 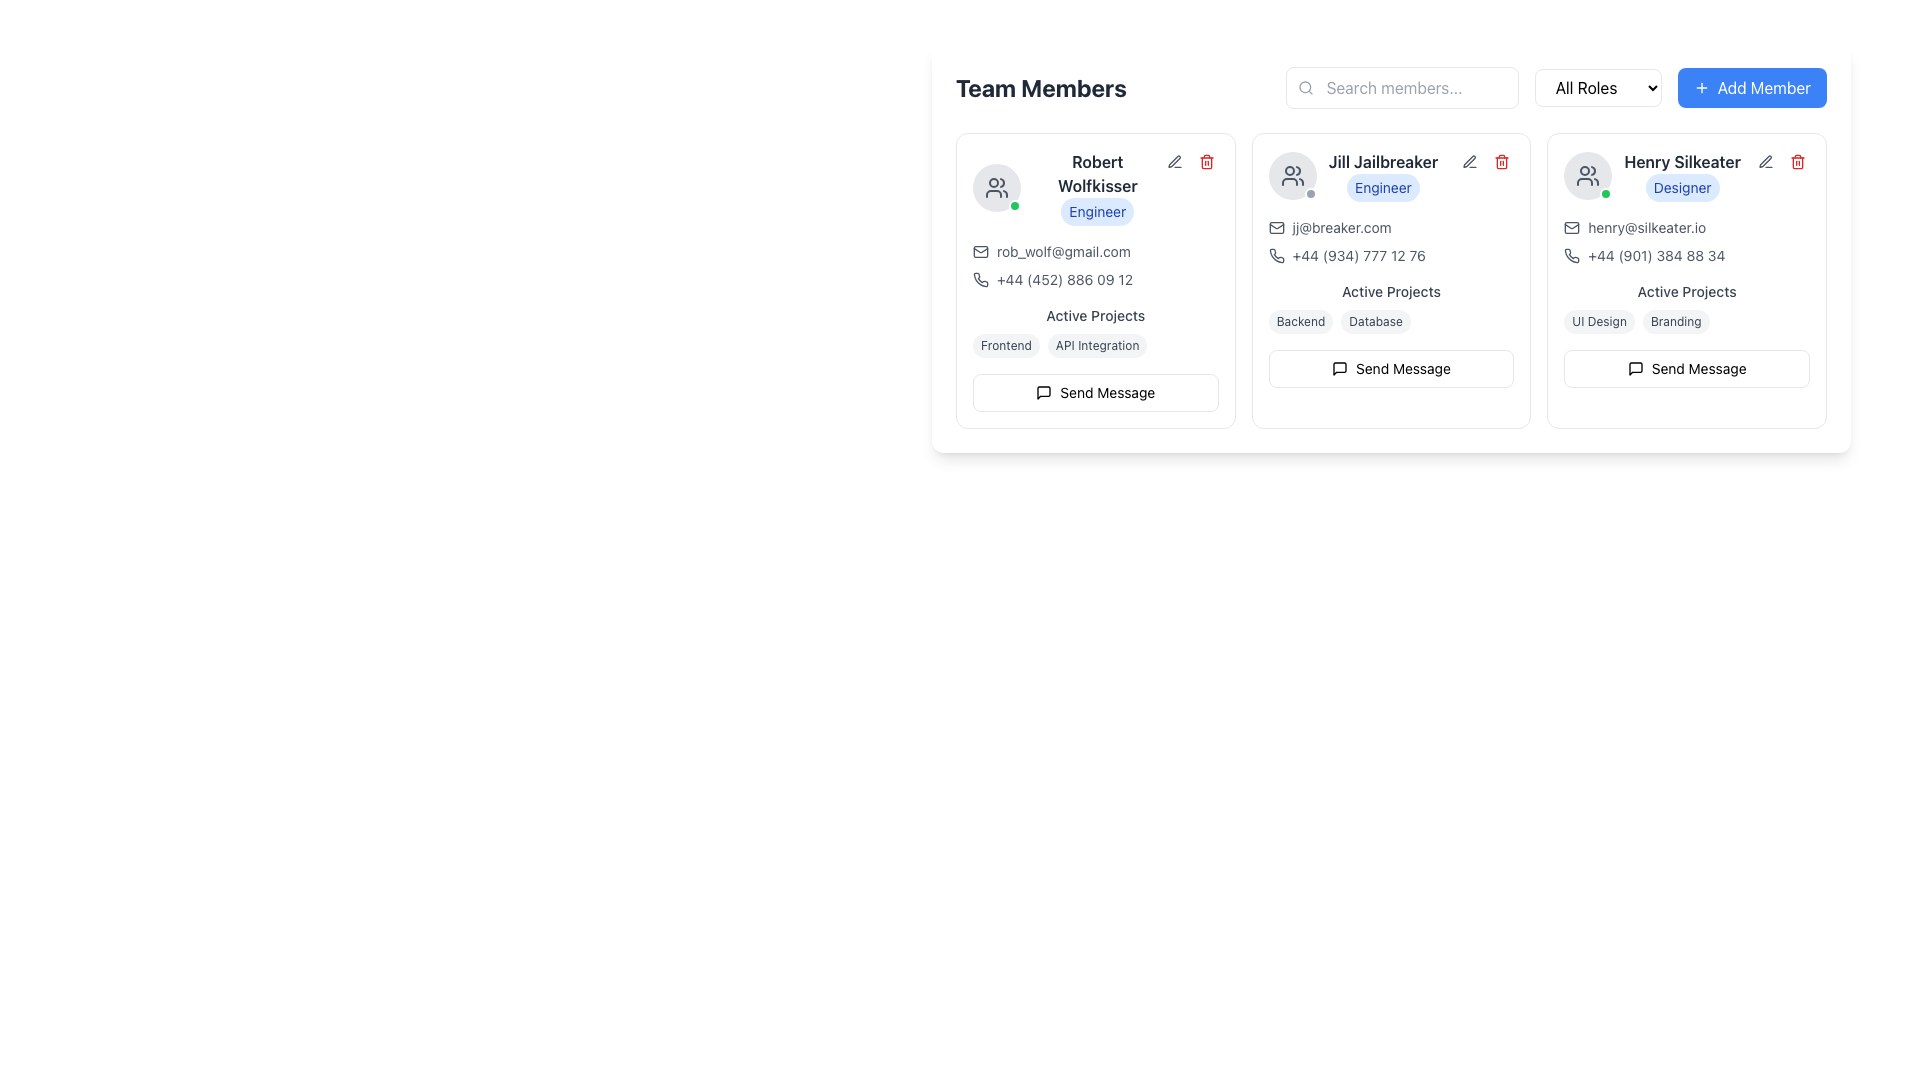 I want to click on the profile status icon representing 'Robert Wolfkisser', so click(x=997, y=188).